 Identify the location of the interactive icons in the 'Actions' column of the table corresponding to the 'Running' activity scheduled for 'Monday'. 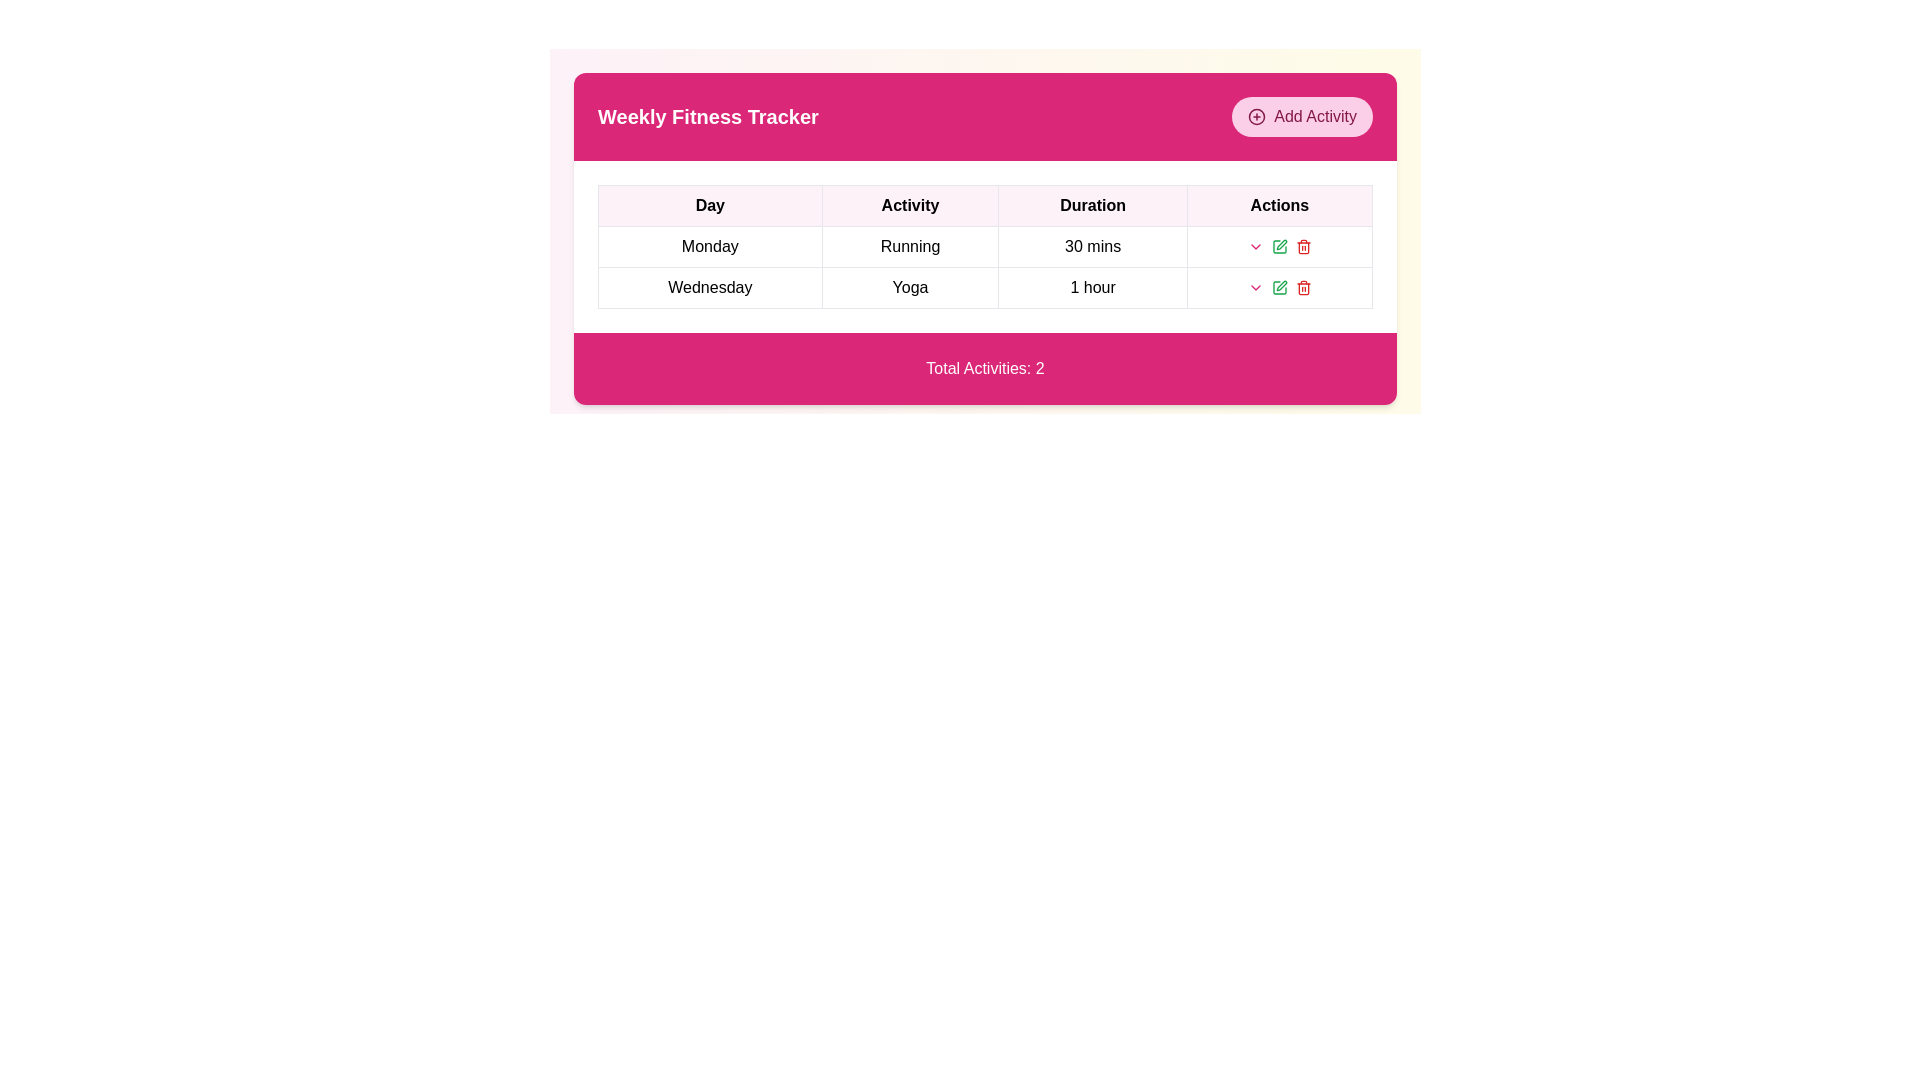
(1278, 245).